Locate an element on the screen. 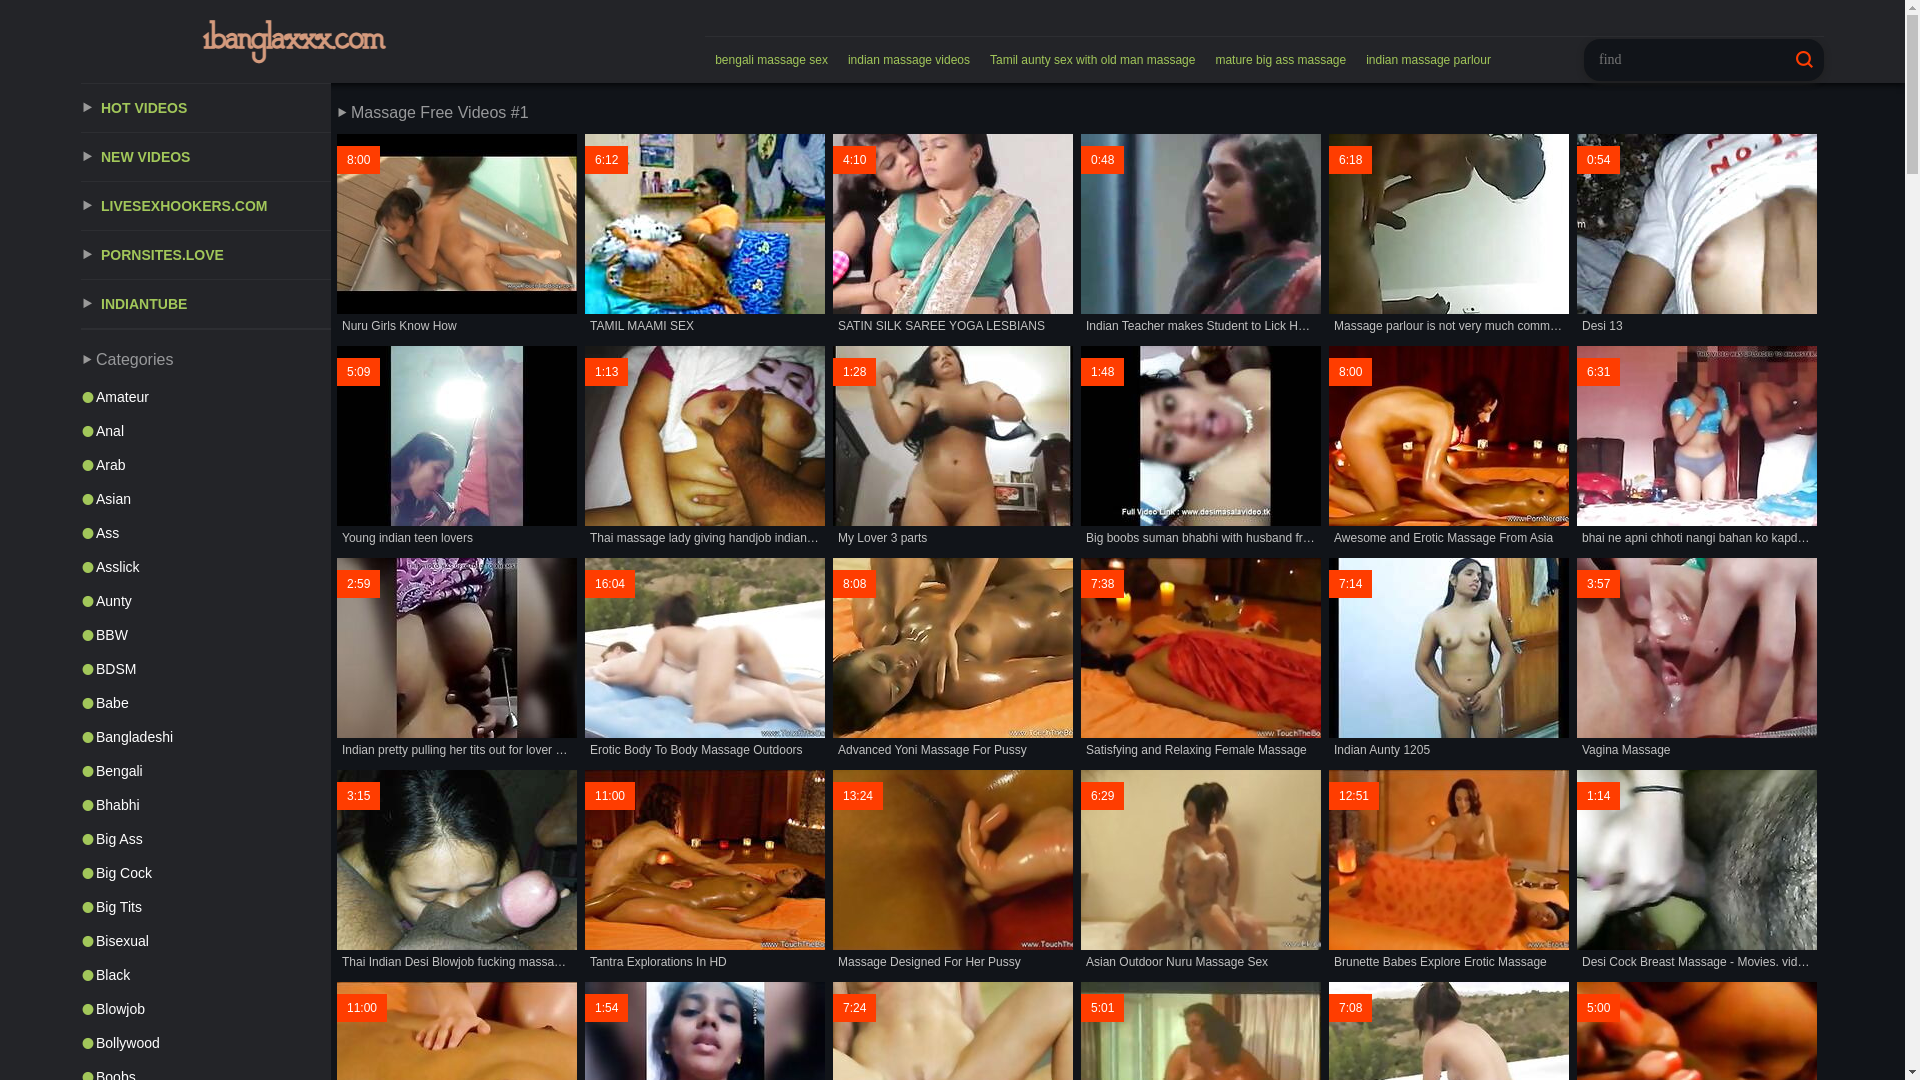  'Tamil aunty sex with old man massage' is located at coordinates (1091, 59).